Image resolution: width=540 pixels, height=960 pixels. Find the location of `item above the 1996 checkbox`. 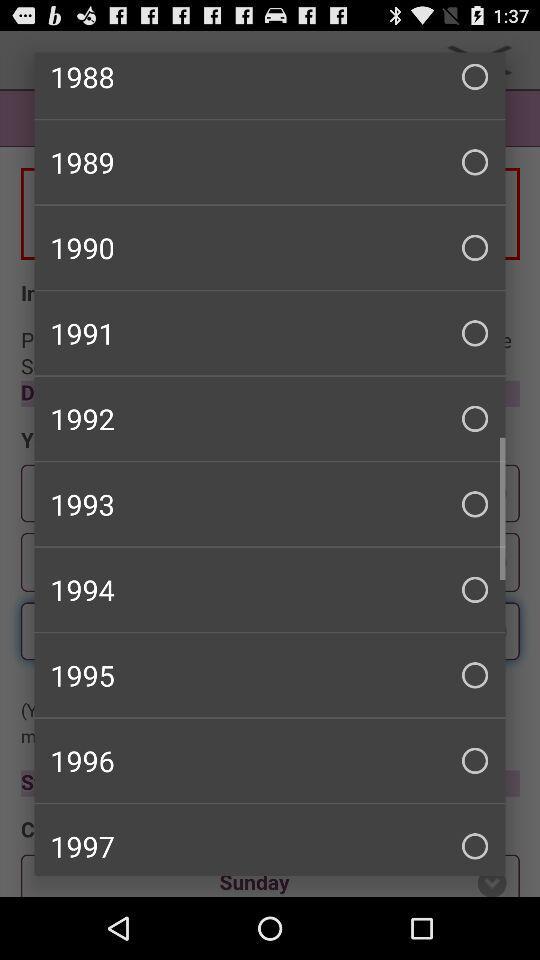

item above the 1996 checkbox is located at coordinates (270, 675).